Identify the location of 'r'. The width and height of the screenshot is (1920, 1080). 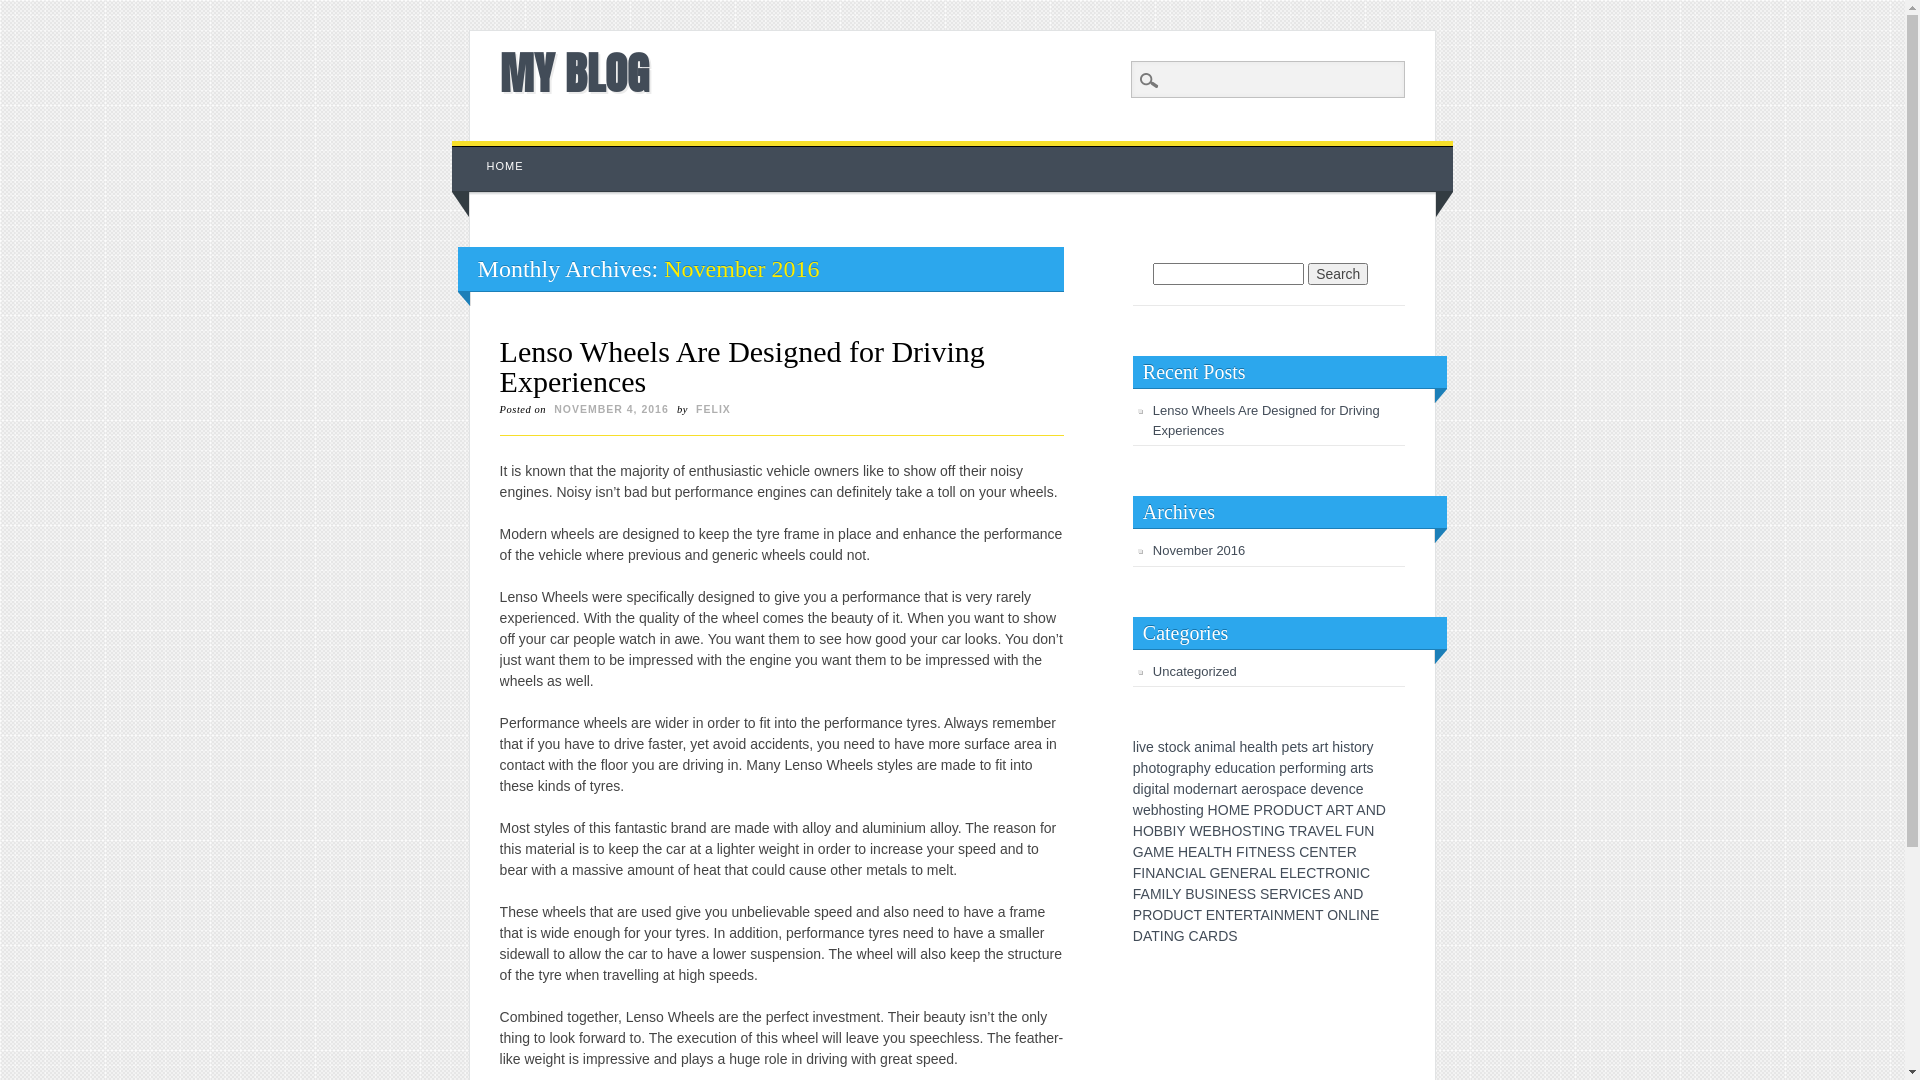
(1322, 747).